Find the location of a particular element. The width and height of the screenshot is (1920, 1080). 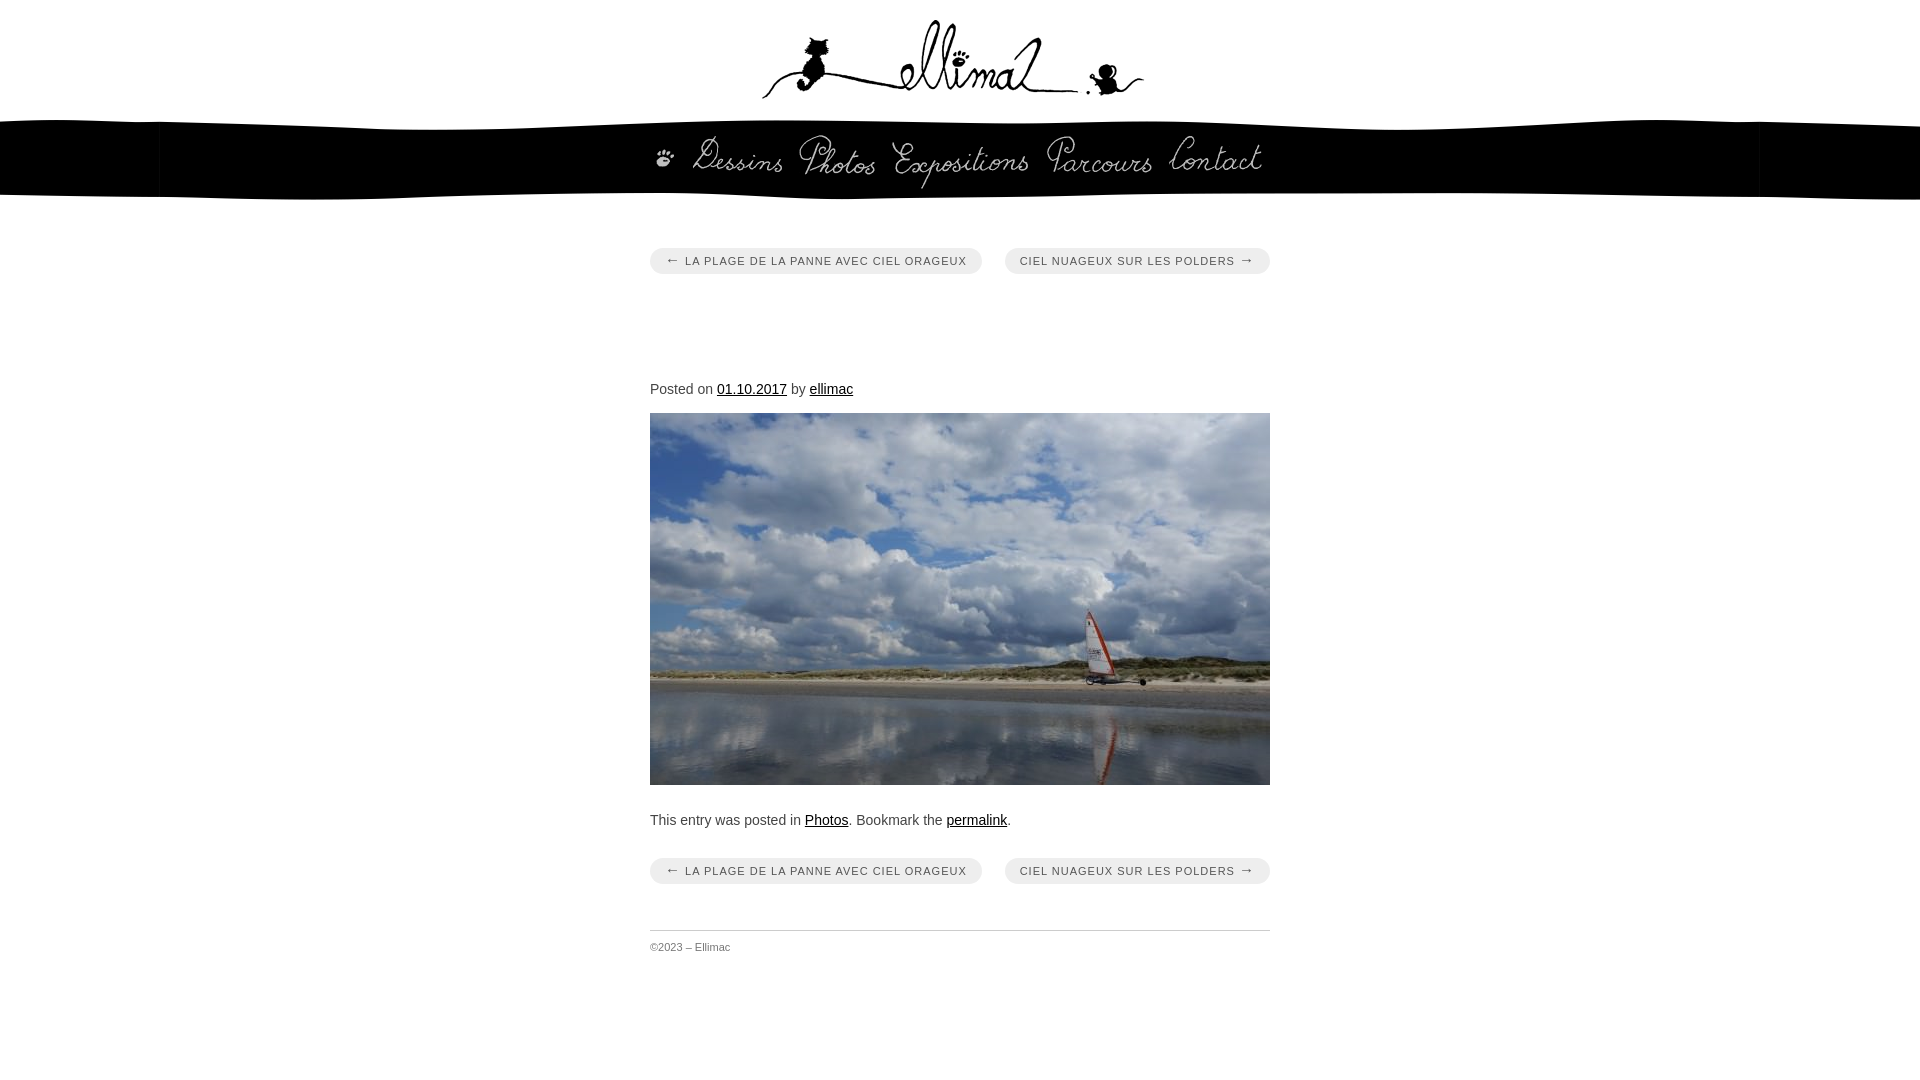

'ellimac' is located at coordinates (831, 389).